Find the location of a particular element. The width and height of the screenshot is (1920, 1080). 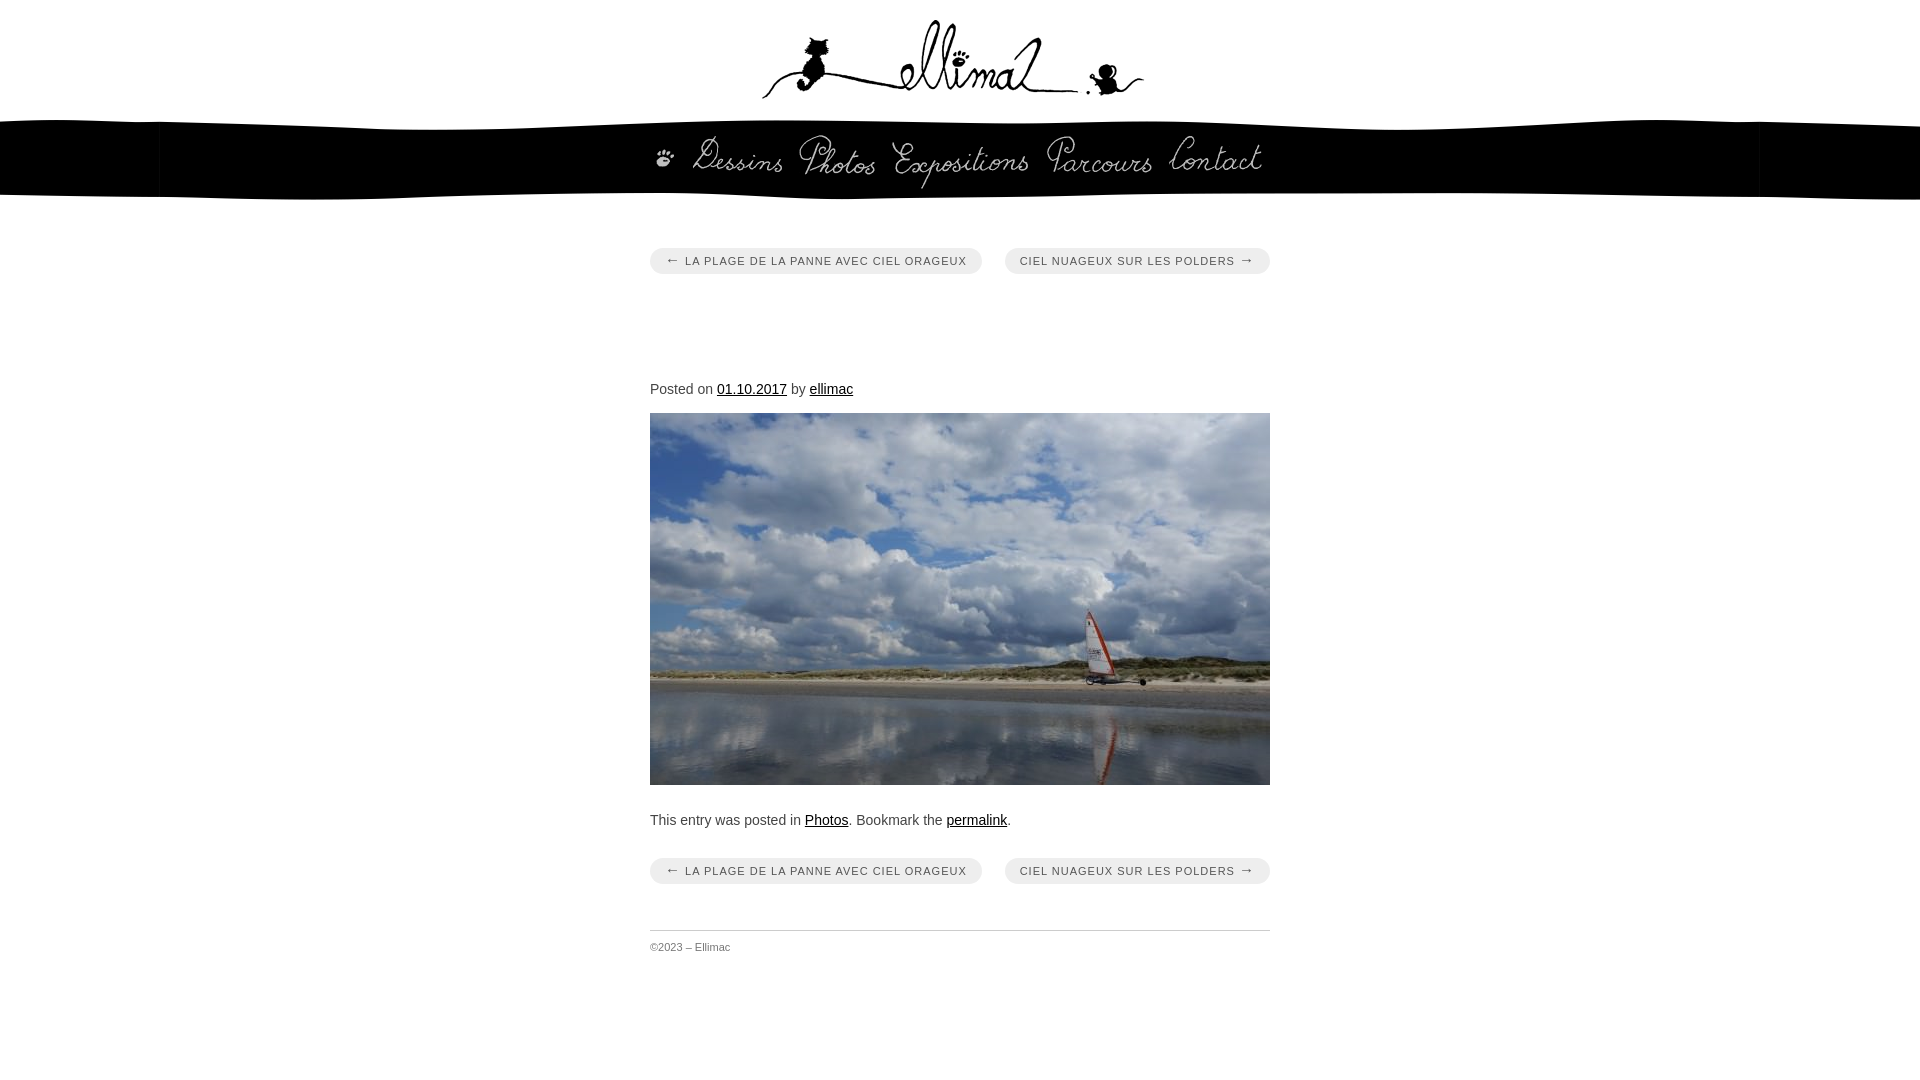

'ellimac' is located at coordinates (831, 389).